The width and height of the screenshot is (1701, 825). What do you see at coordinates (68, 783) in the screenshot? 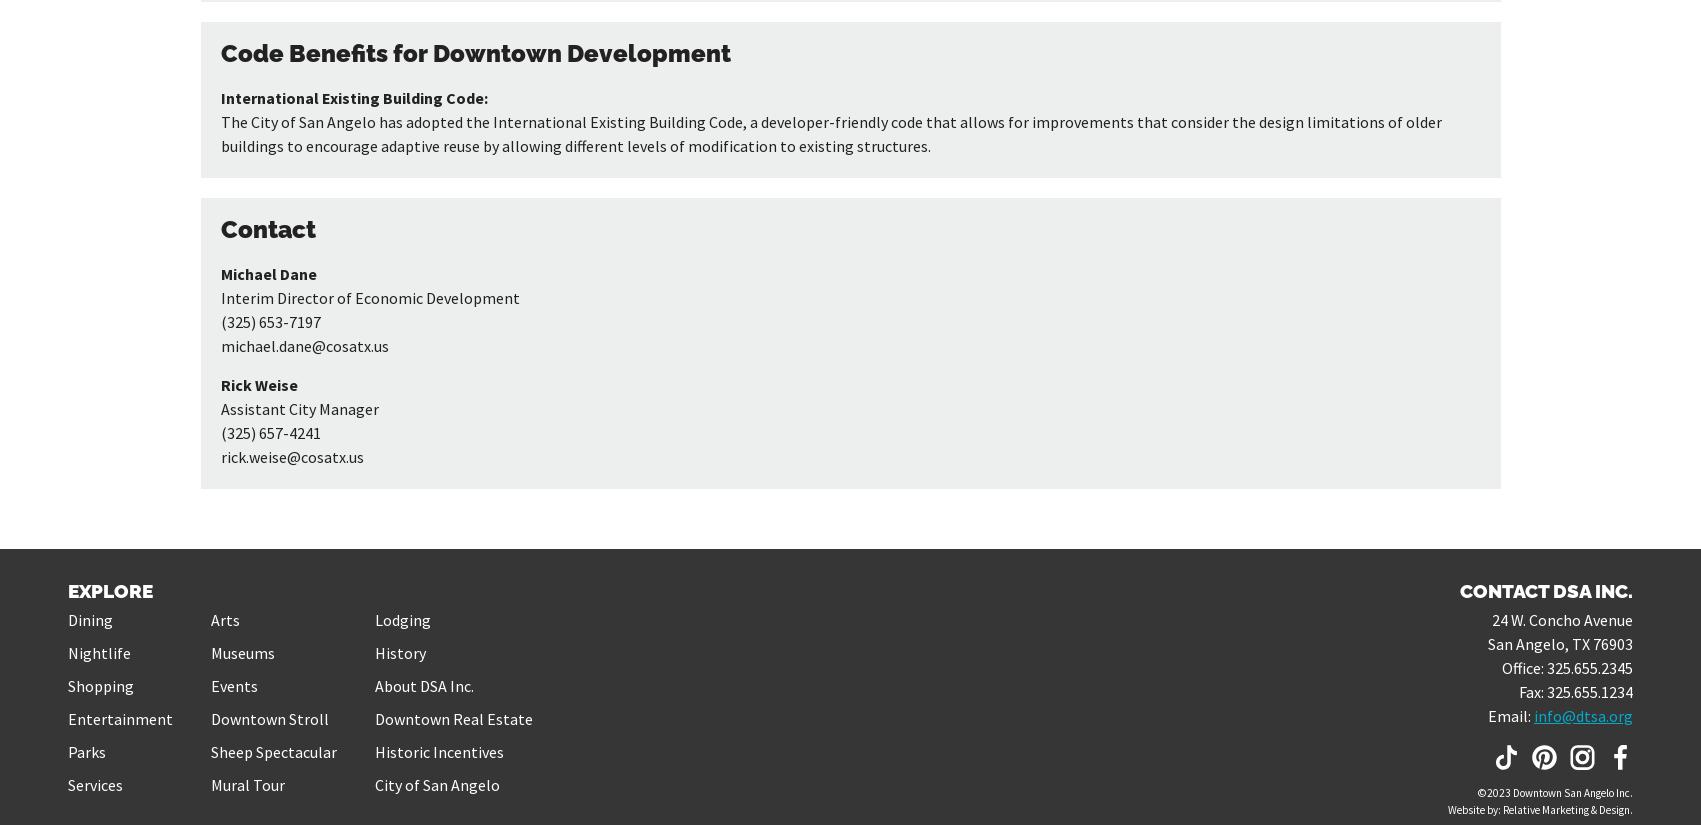
I see `'Services'` at bounding box center [68, 783].